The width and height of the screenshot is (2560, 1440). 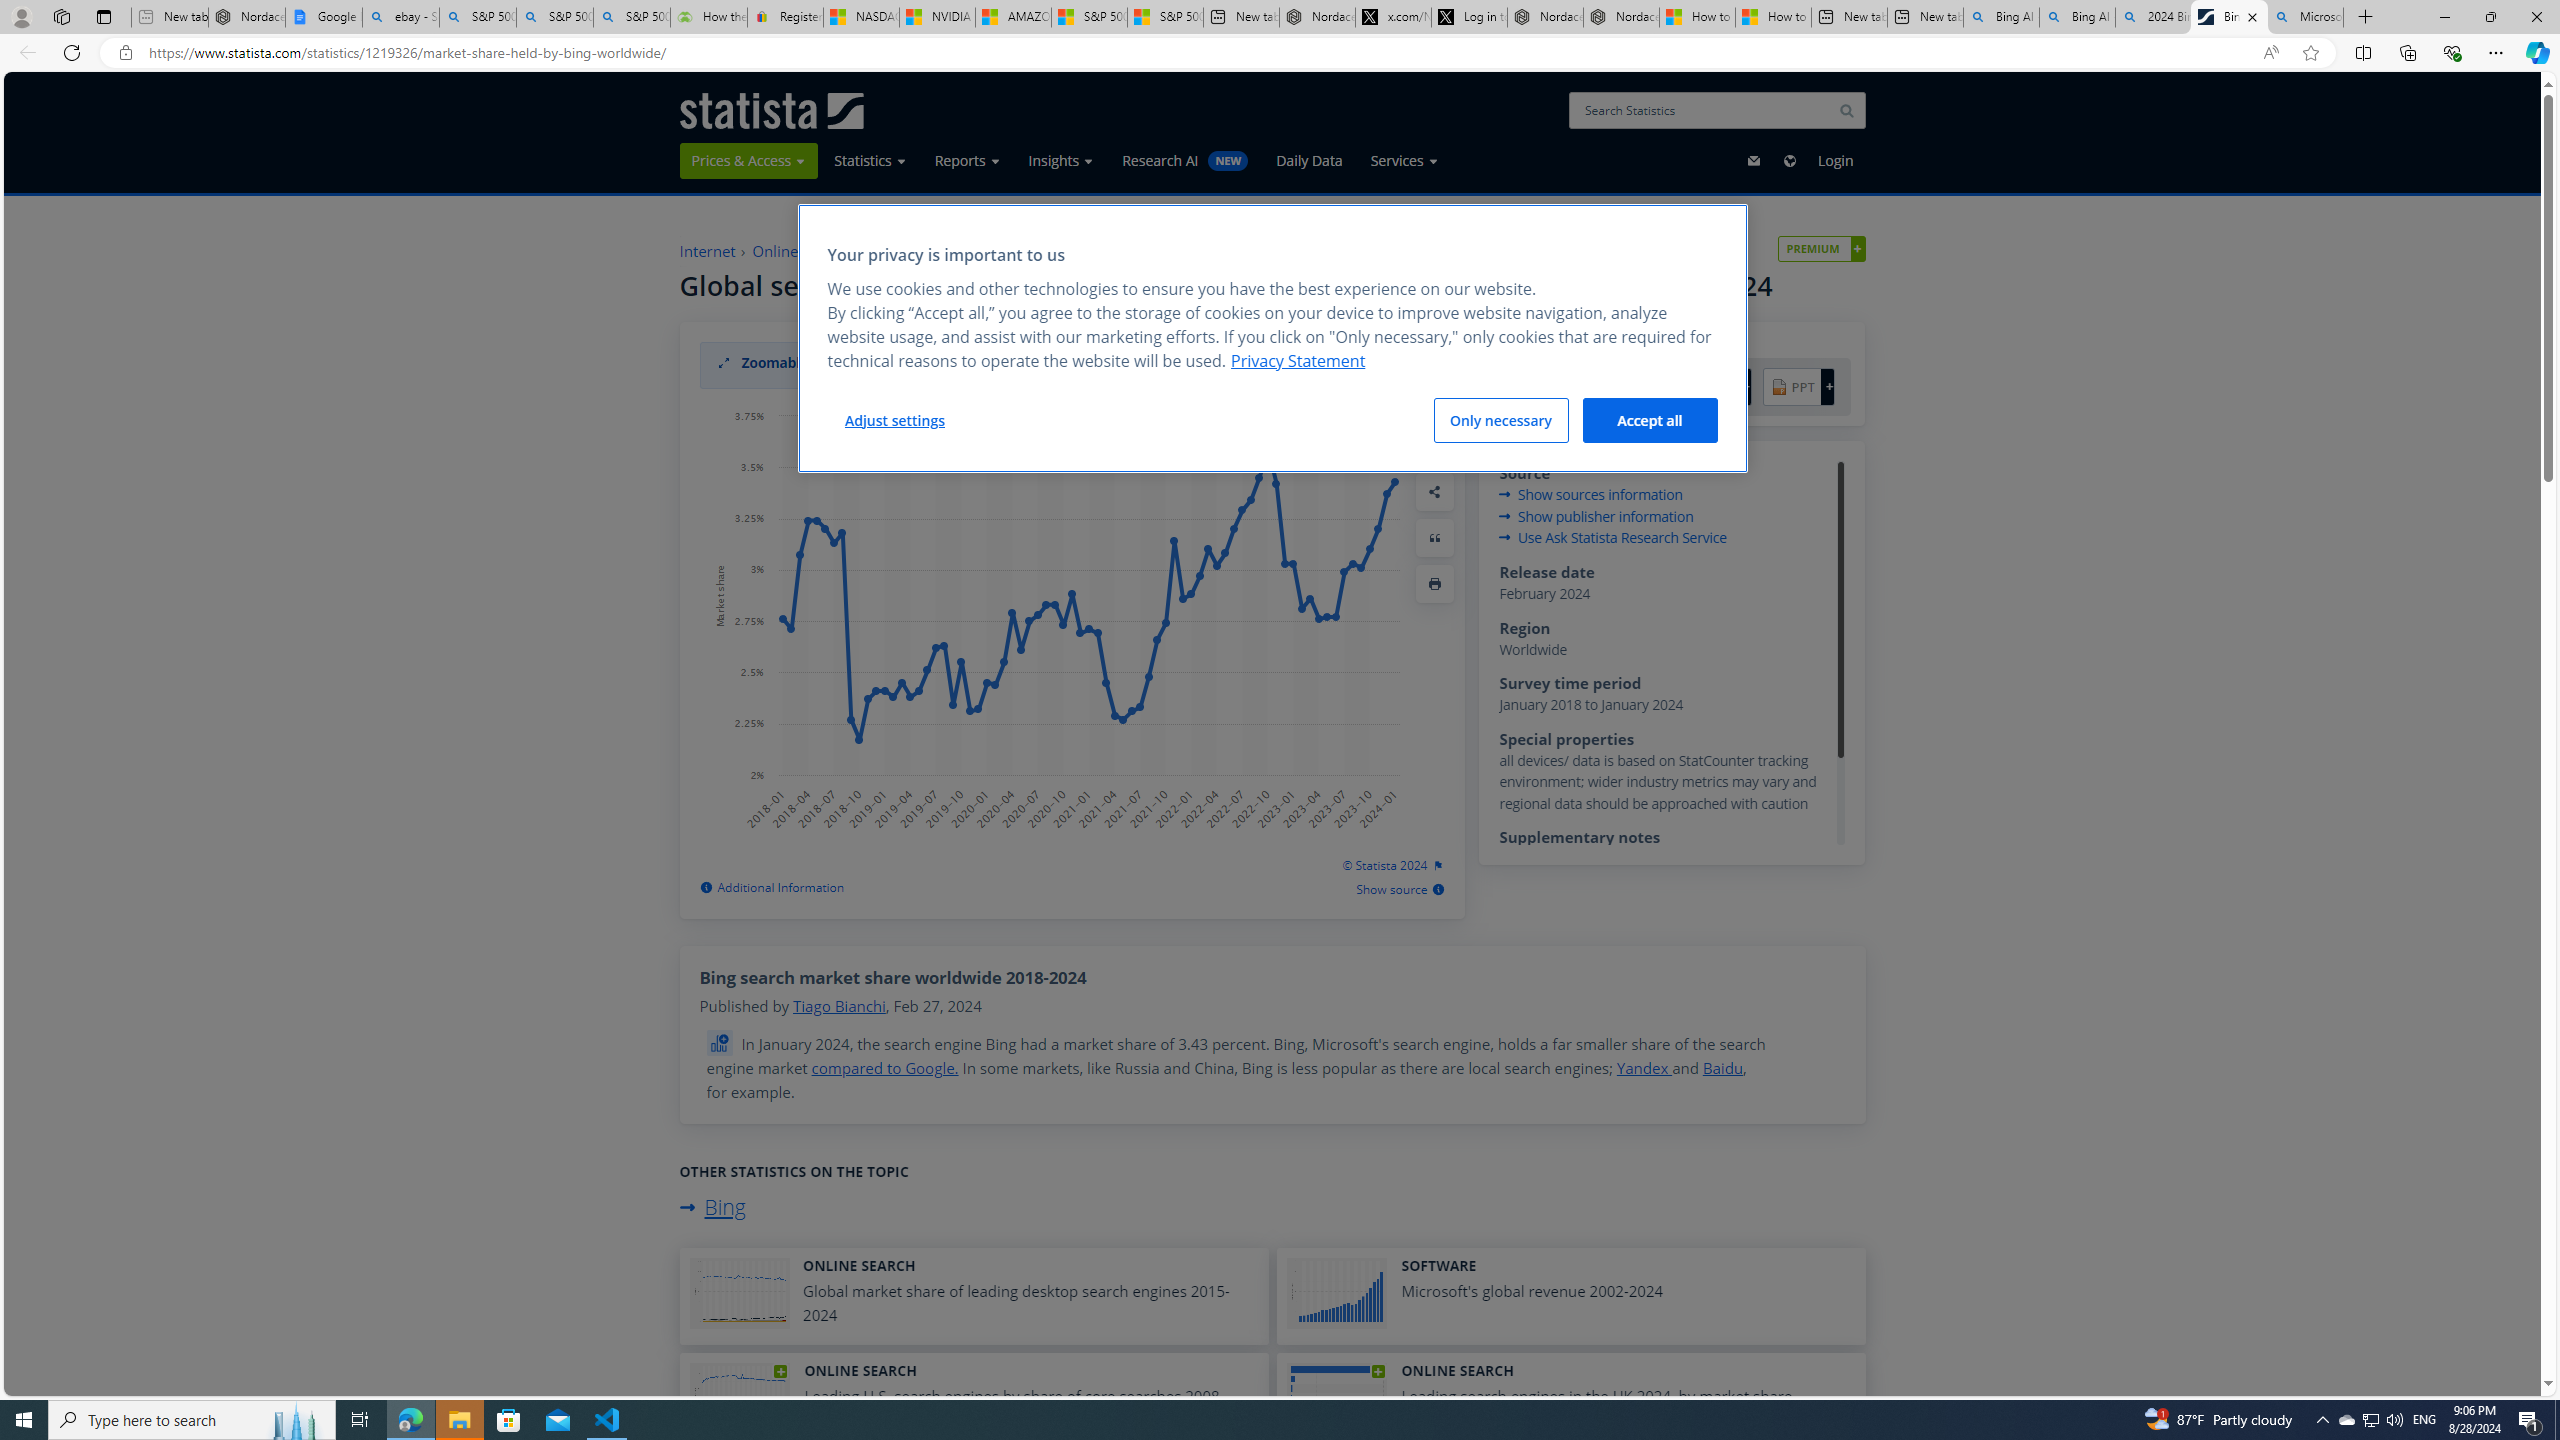 I want to click on 'Accept all', so click(x=1648, y=420).